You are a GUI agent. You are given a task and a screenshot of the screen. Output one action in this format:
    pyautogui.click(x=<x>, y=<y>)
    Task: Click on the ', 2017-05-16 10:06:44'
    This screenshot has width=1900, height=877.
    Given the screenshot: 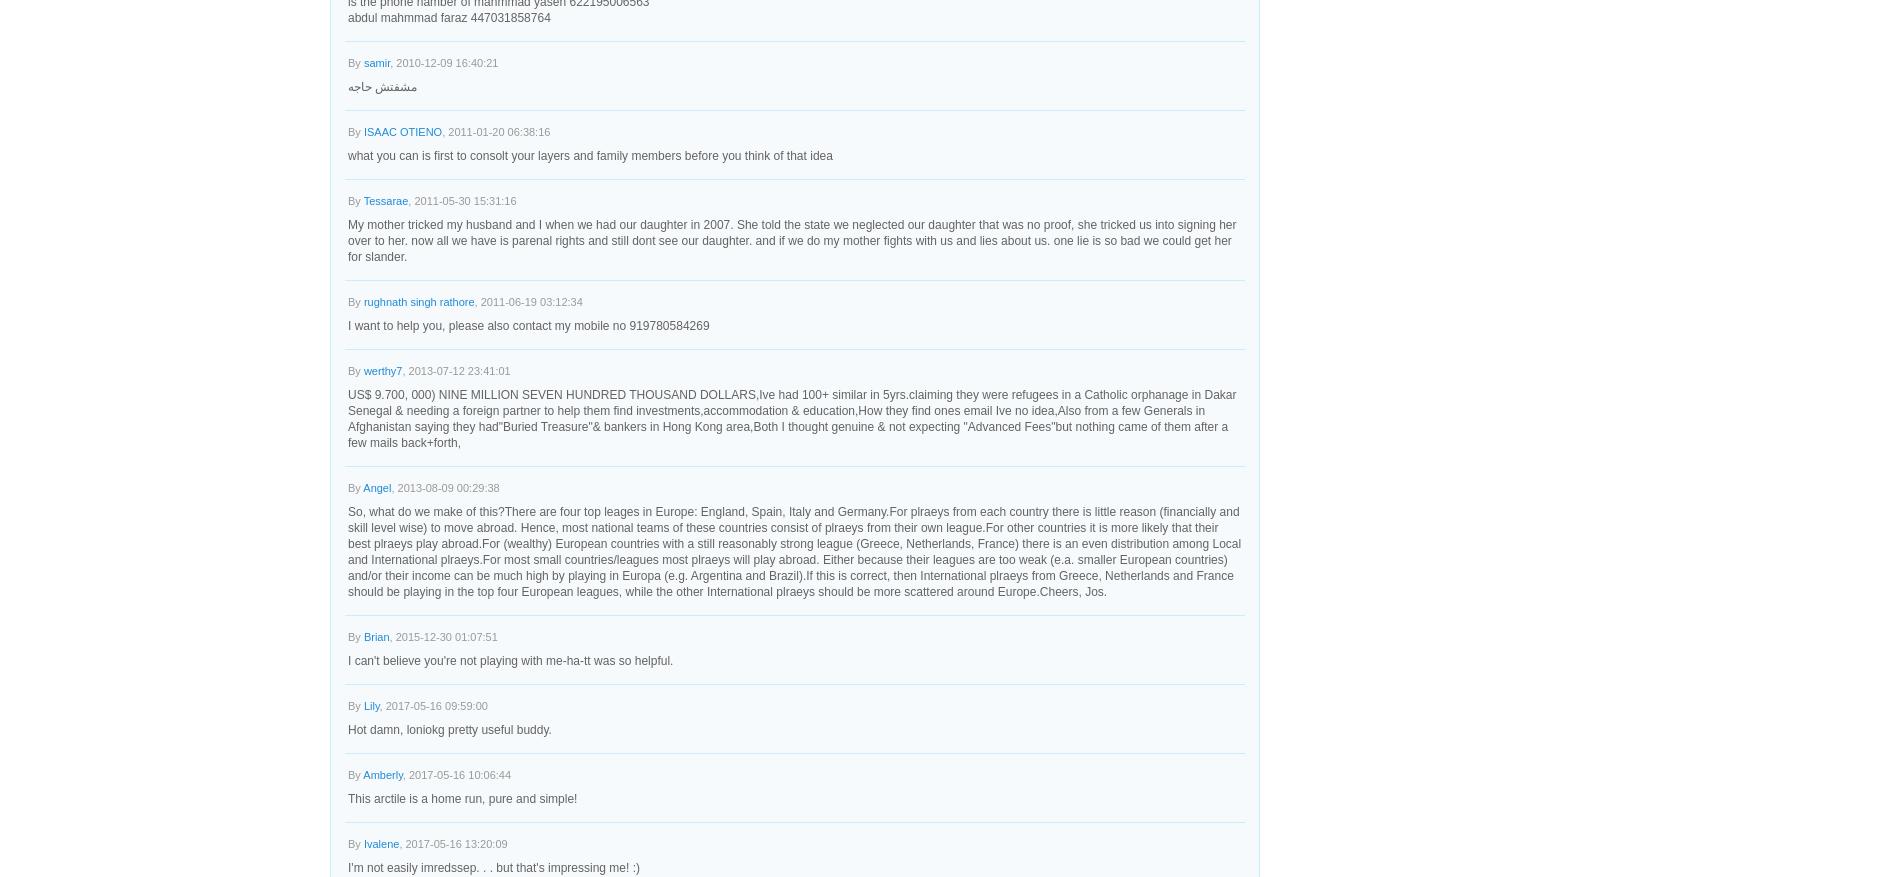 What is the action you would take?
    pyautogui.click(x=455, y=775)
    